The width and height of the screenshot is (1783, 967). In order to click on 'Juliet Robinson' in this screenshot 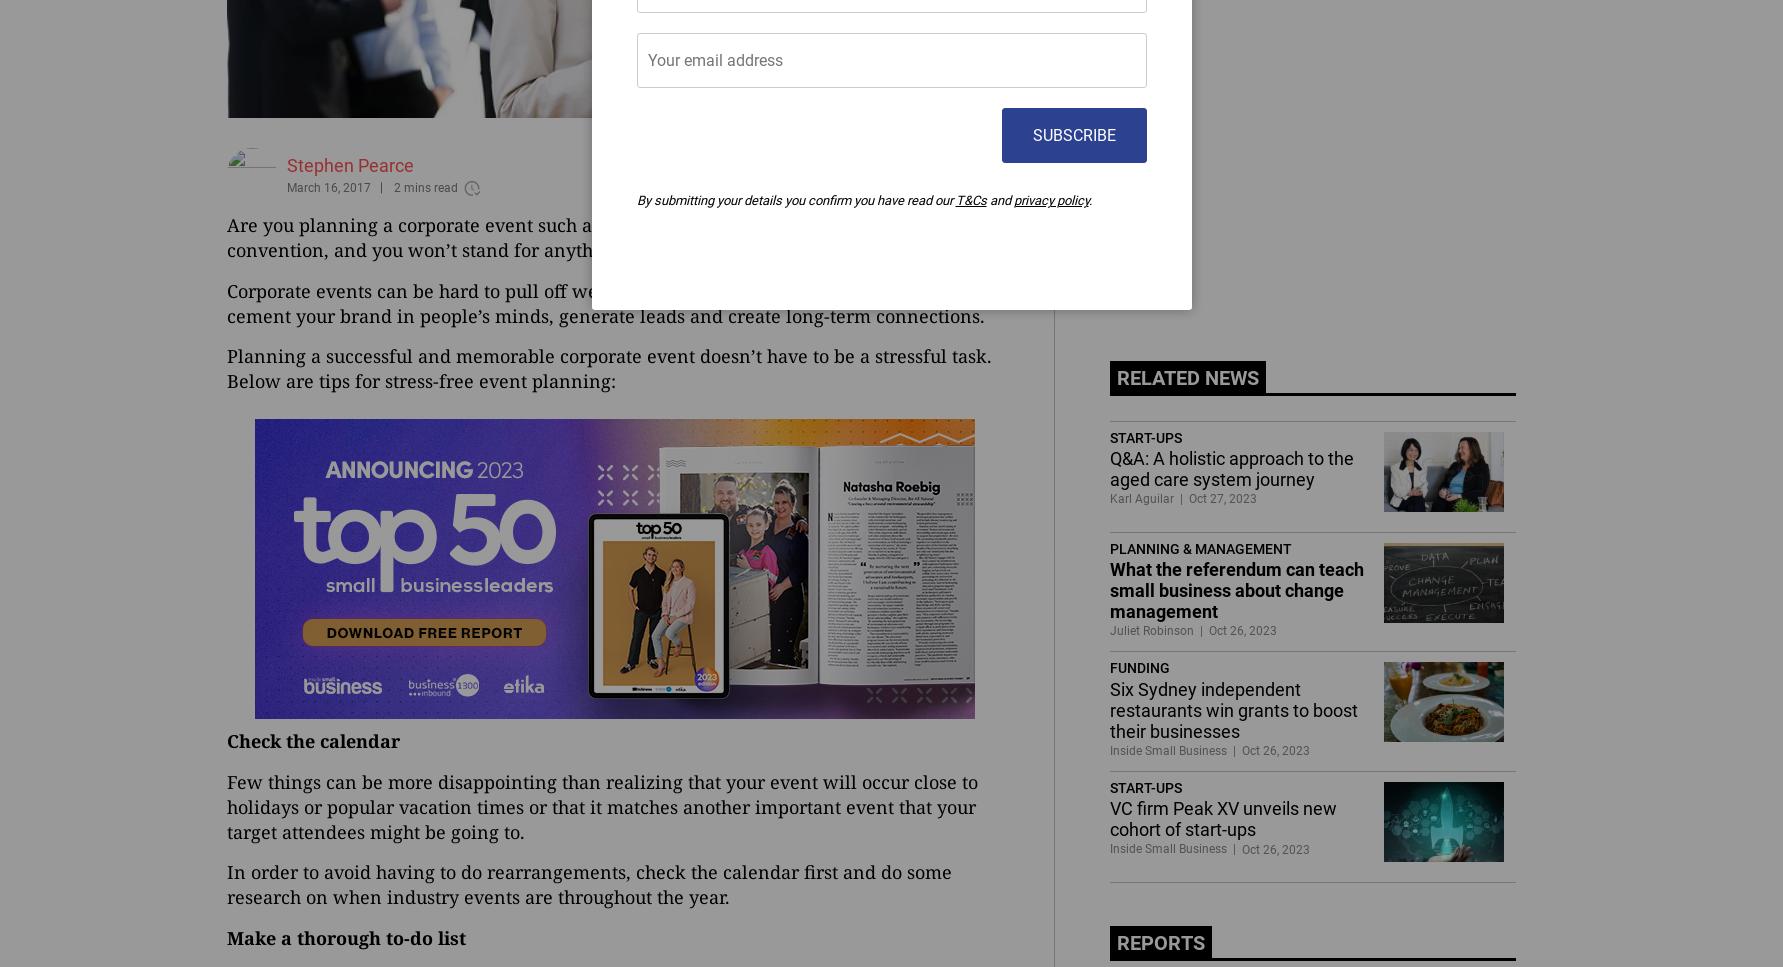, I will do `click(1108, 630)`.